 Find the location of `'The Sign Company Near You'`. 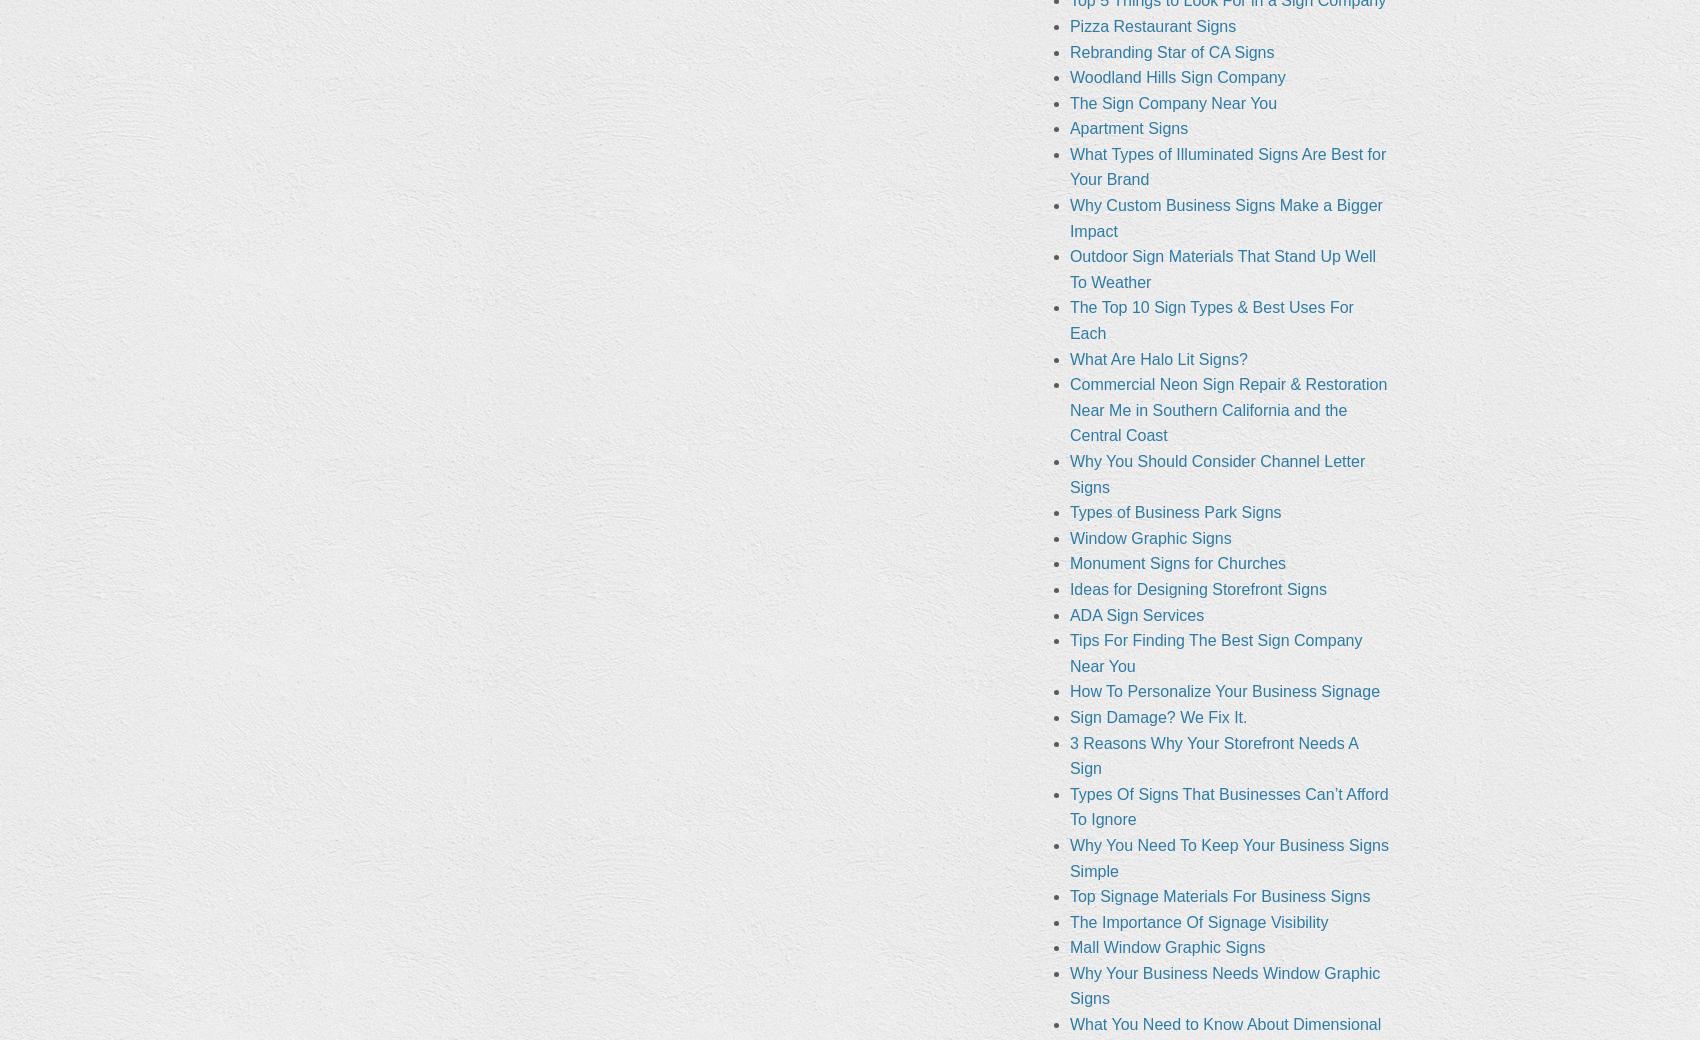

'The Sign Company Near You' is located at coordinates (1068, 101).